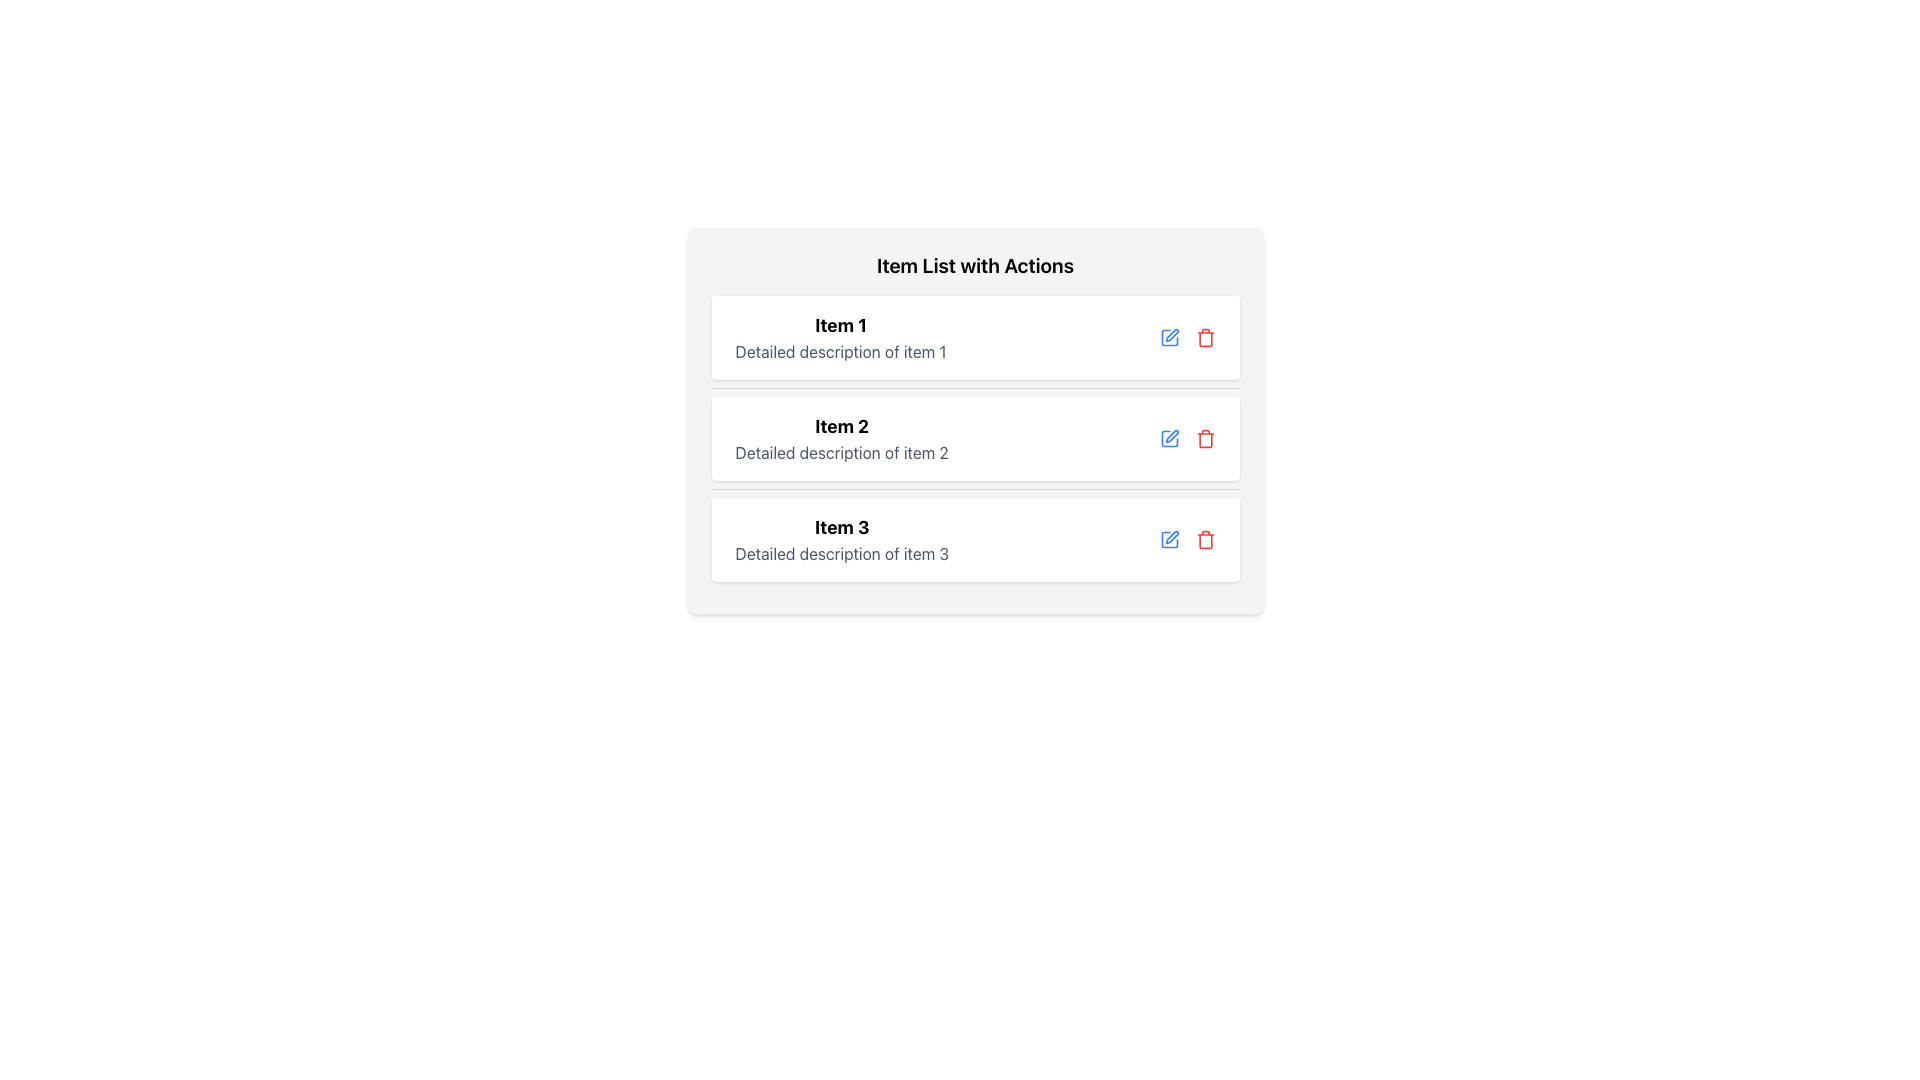 The width and height of the screenshot is (1920, 1080). Describe the element at coordinates (840, 325) in the screenshot. I see `bold, large-sized text label that reads 'Item 1', which is prominently styled in black and located in the header of the first item in the list` at that location.